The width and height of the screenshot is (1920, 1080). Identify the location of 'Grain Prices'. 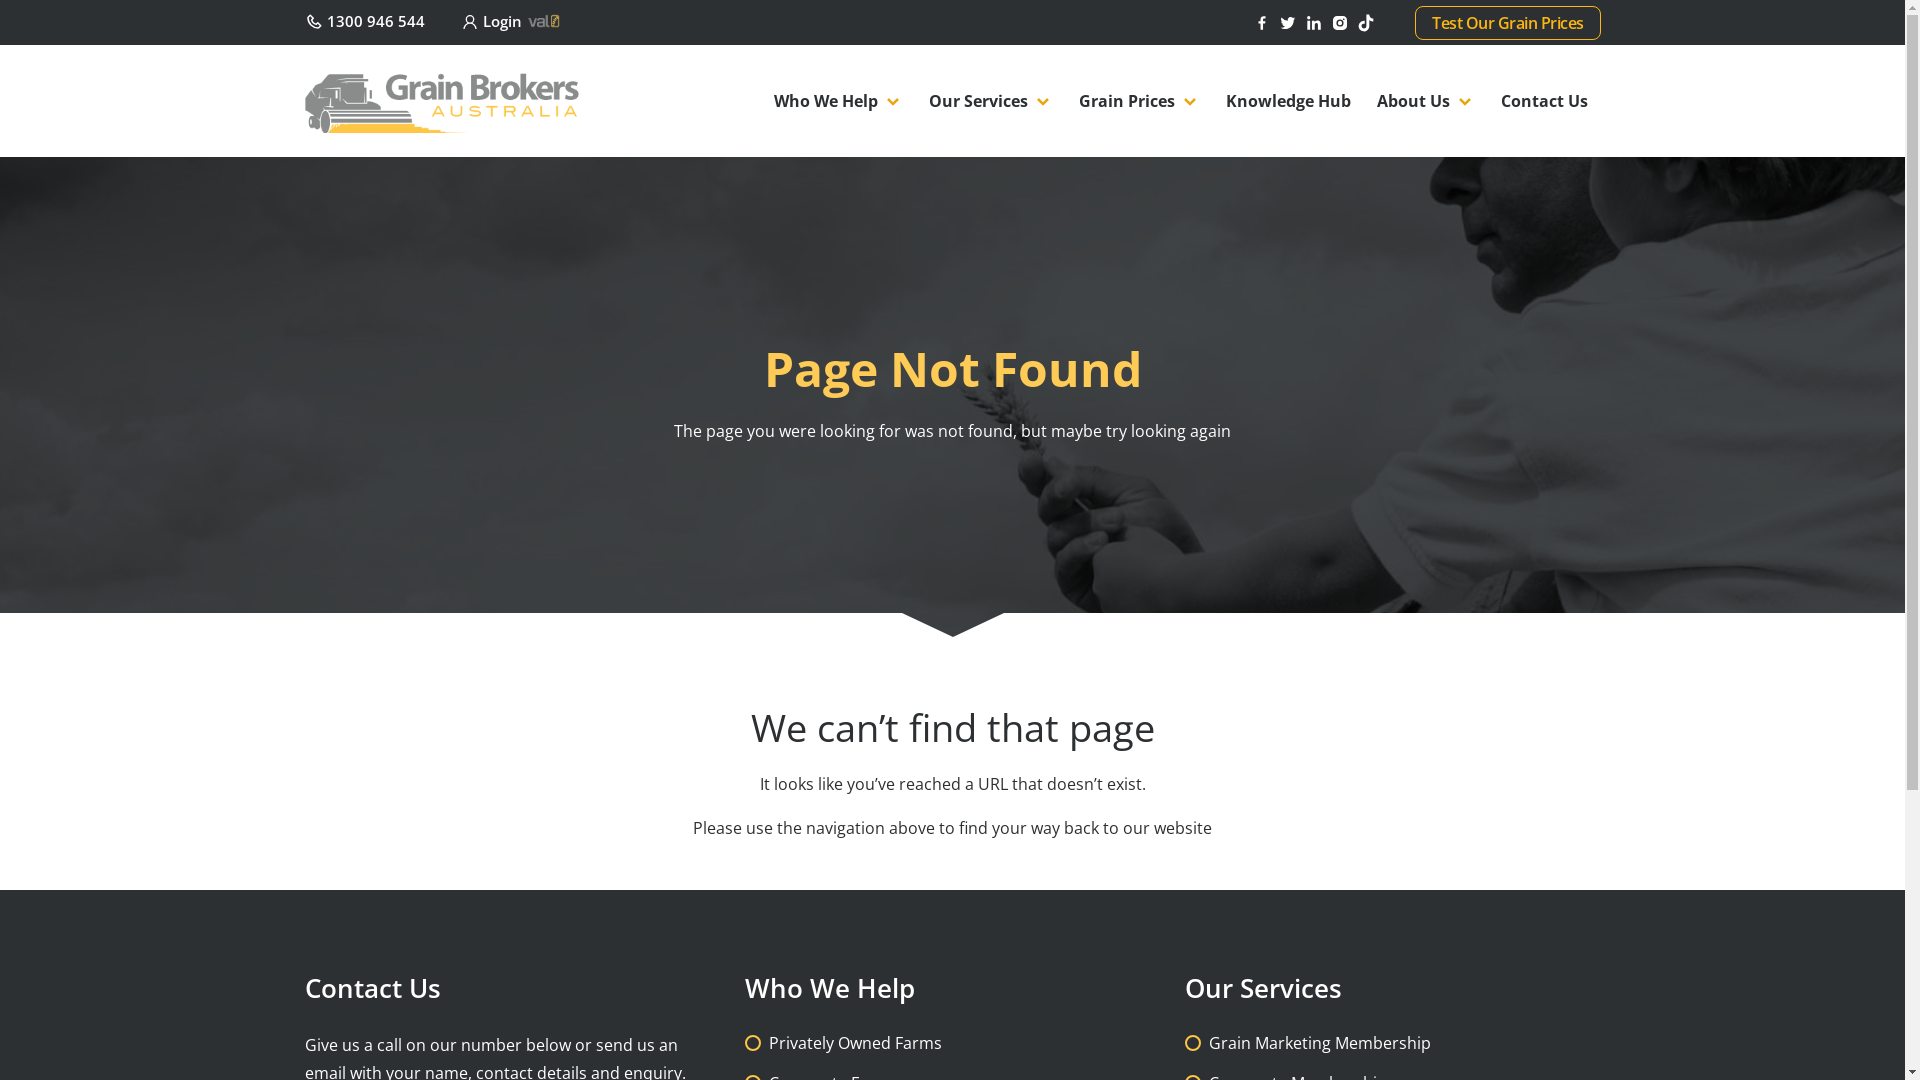
(1064, 100).